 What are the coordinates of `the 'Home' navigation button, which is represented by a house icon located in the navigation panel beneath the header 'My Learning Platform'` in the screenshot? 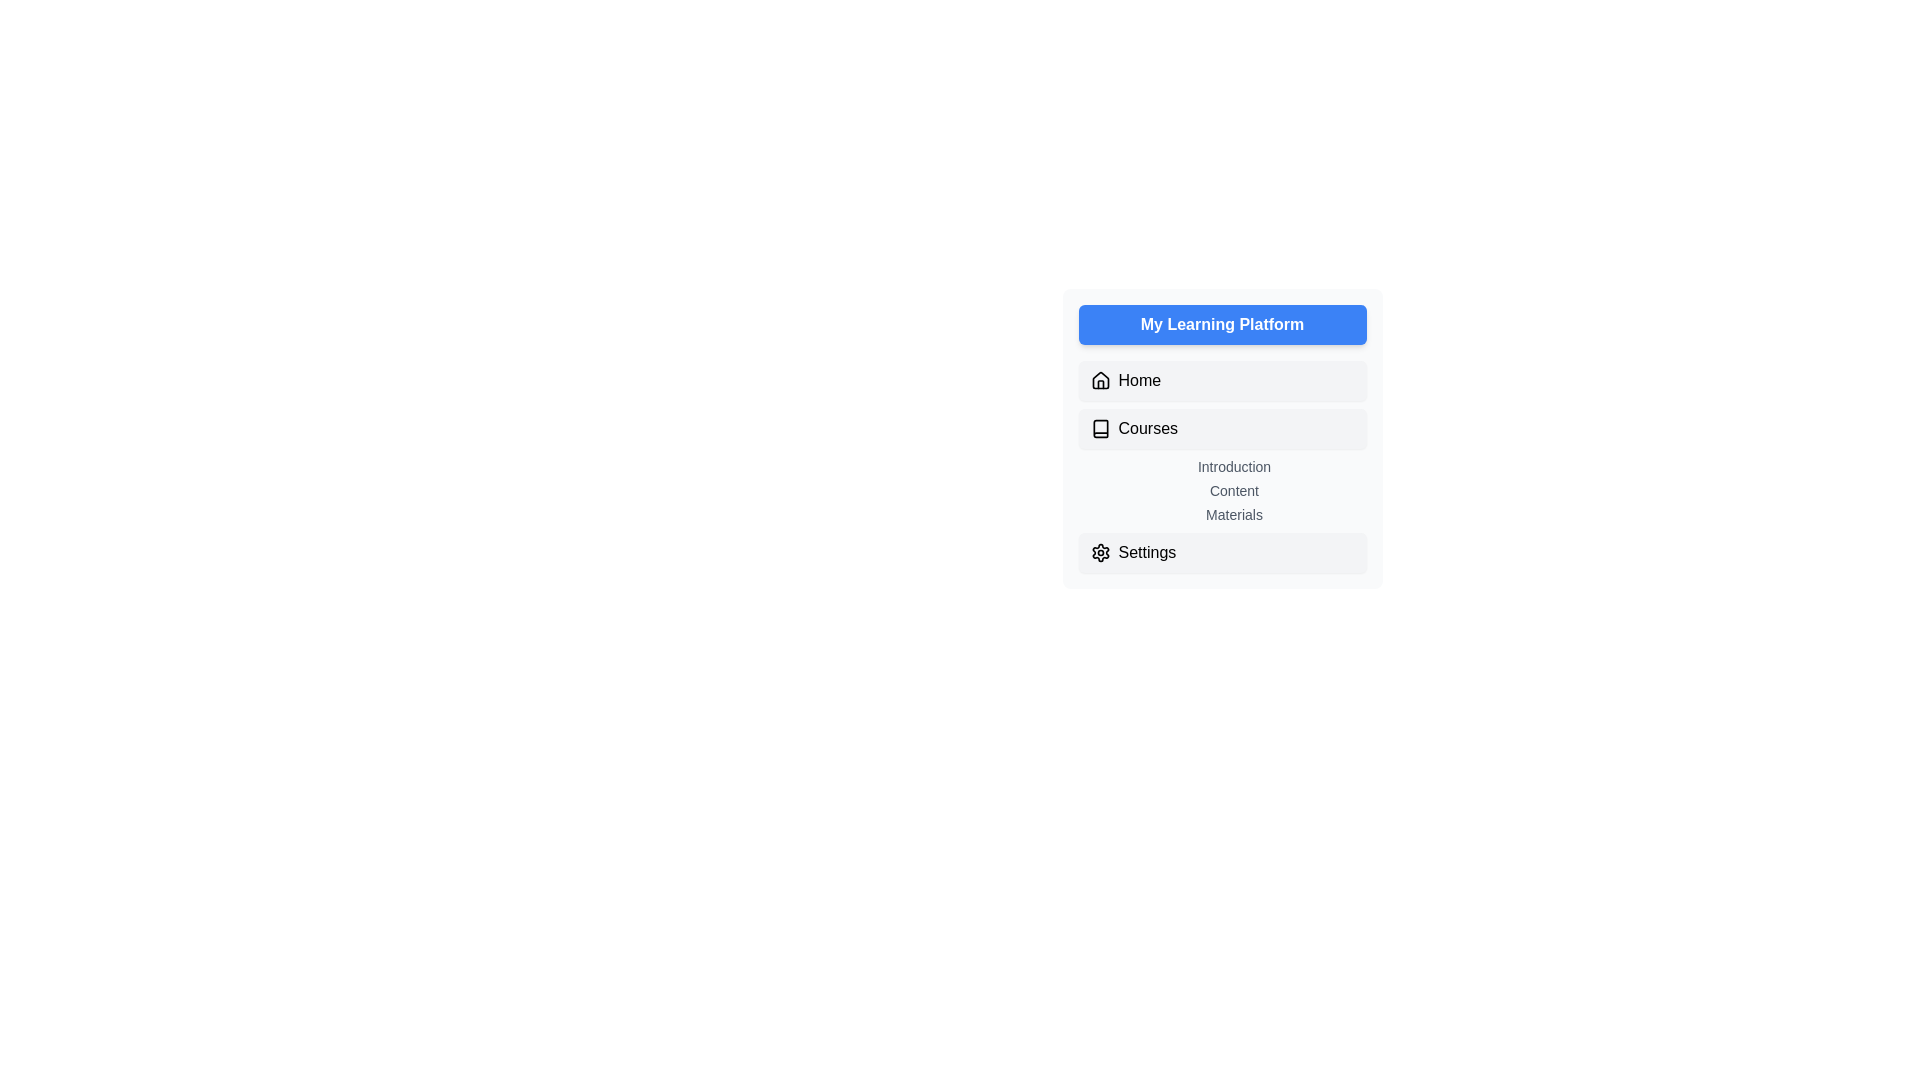 It's located at (1099, 381).